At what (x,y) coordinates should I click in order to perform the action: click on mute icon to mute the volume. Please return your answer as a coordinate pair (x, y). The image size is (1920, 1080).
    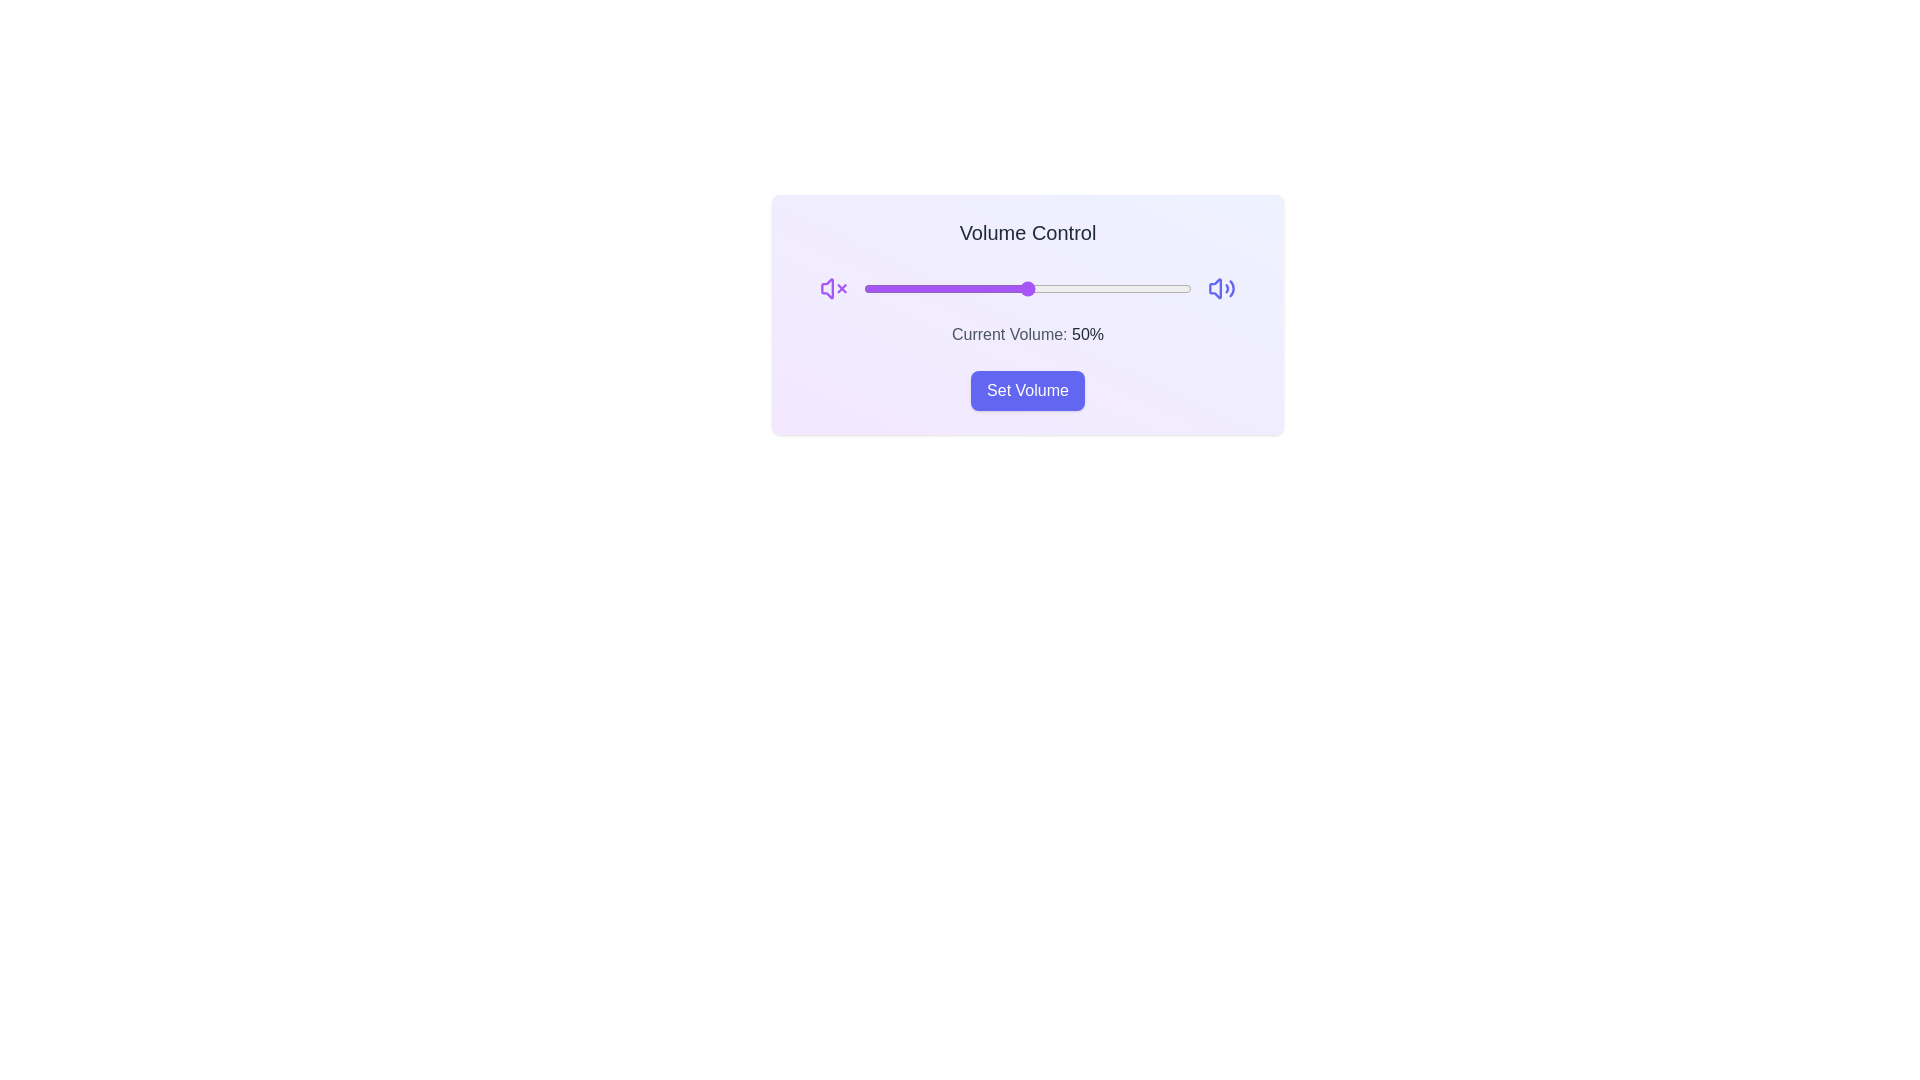
    Looking at the image, I should click on (834, 289).